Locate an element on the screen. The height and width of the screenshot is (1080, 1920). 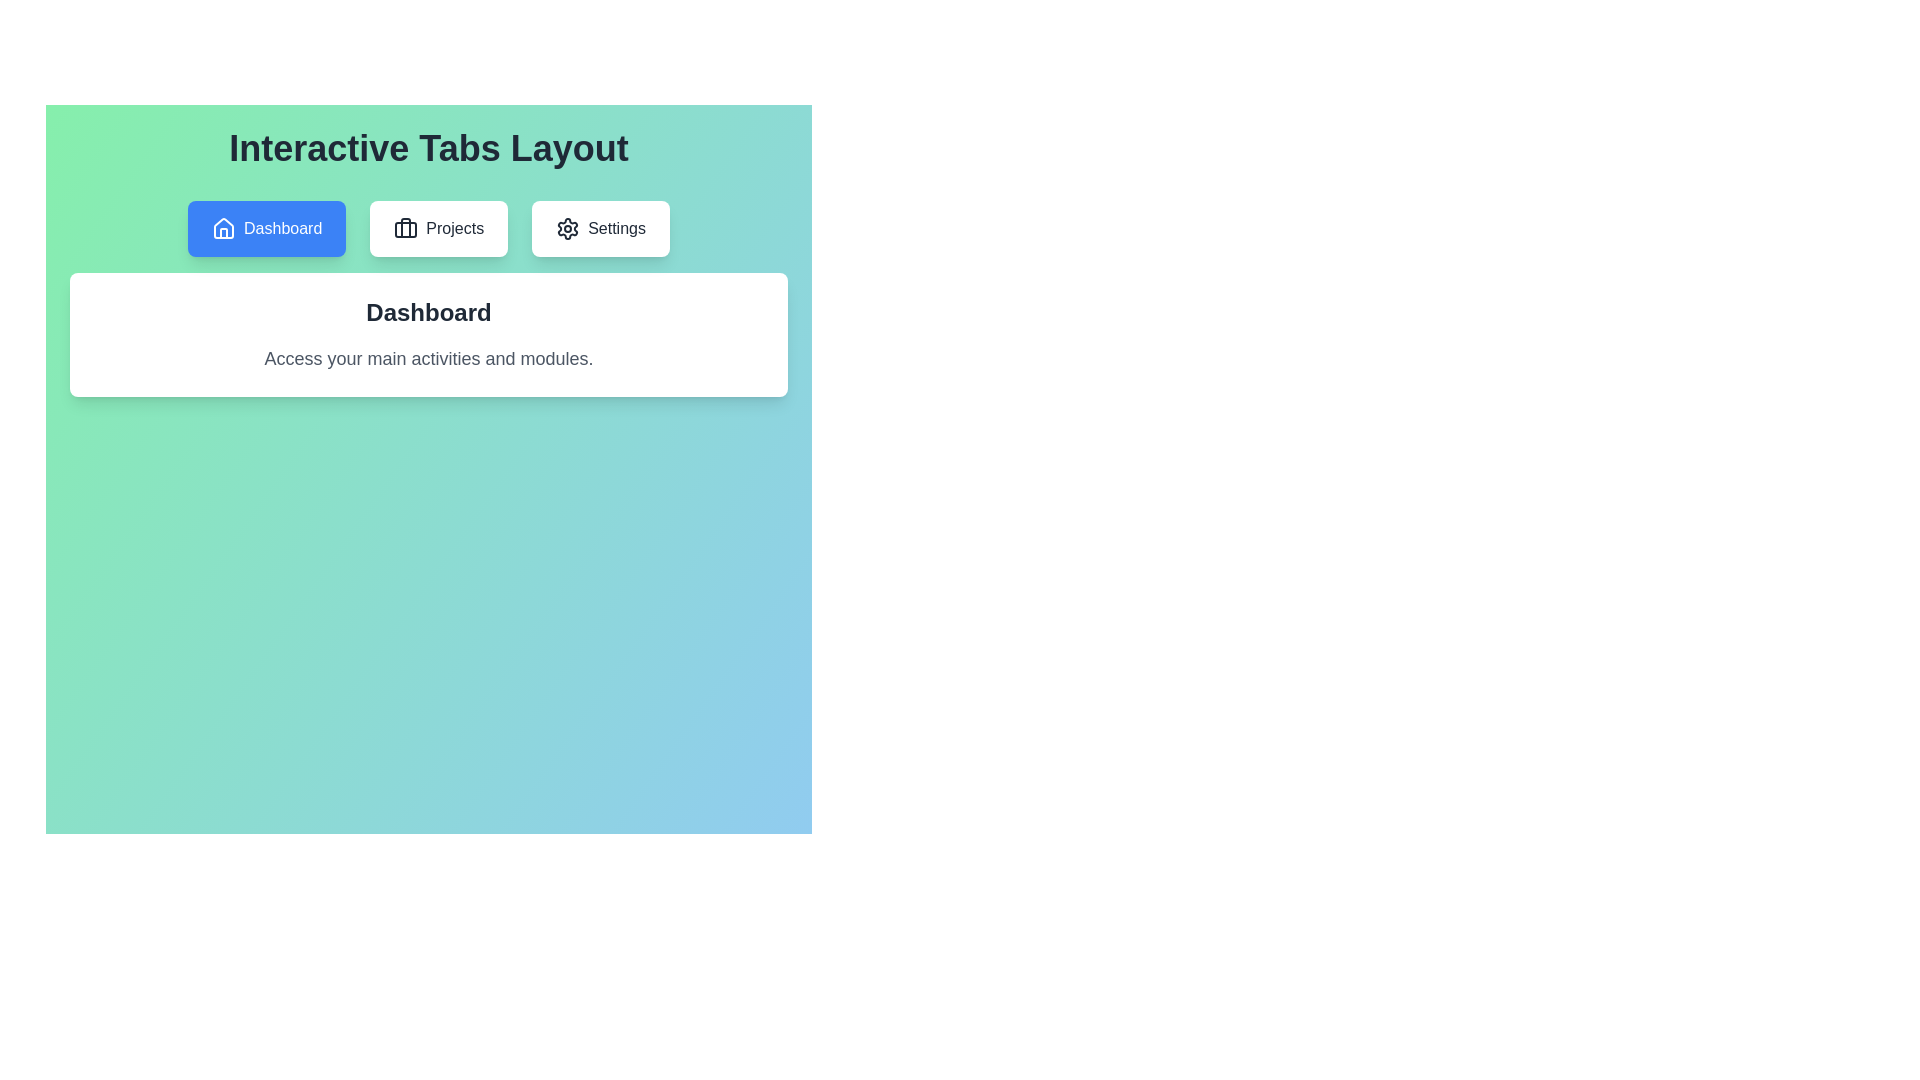
the Projects tab to switch to its content is located at coordinates (438, 227).